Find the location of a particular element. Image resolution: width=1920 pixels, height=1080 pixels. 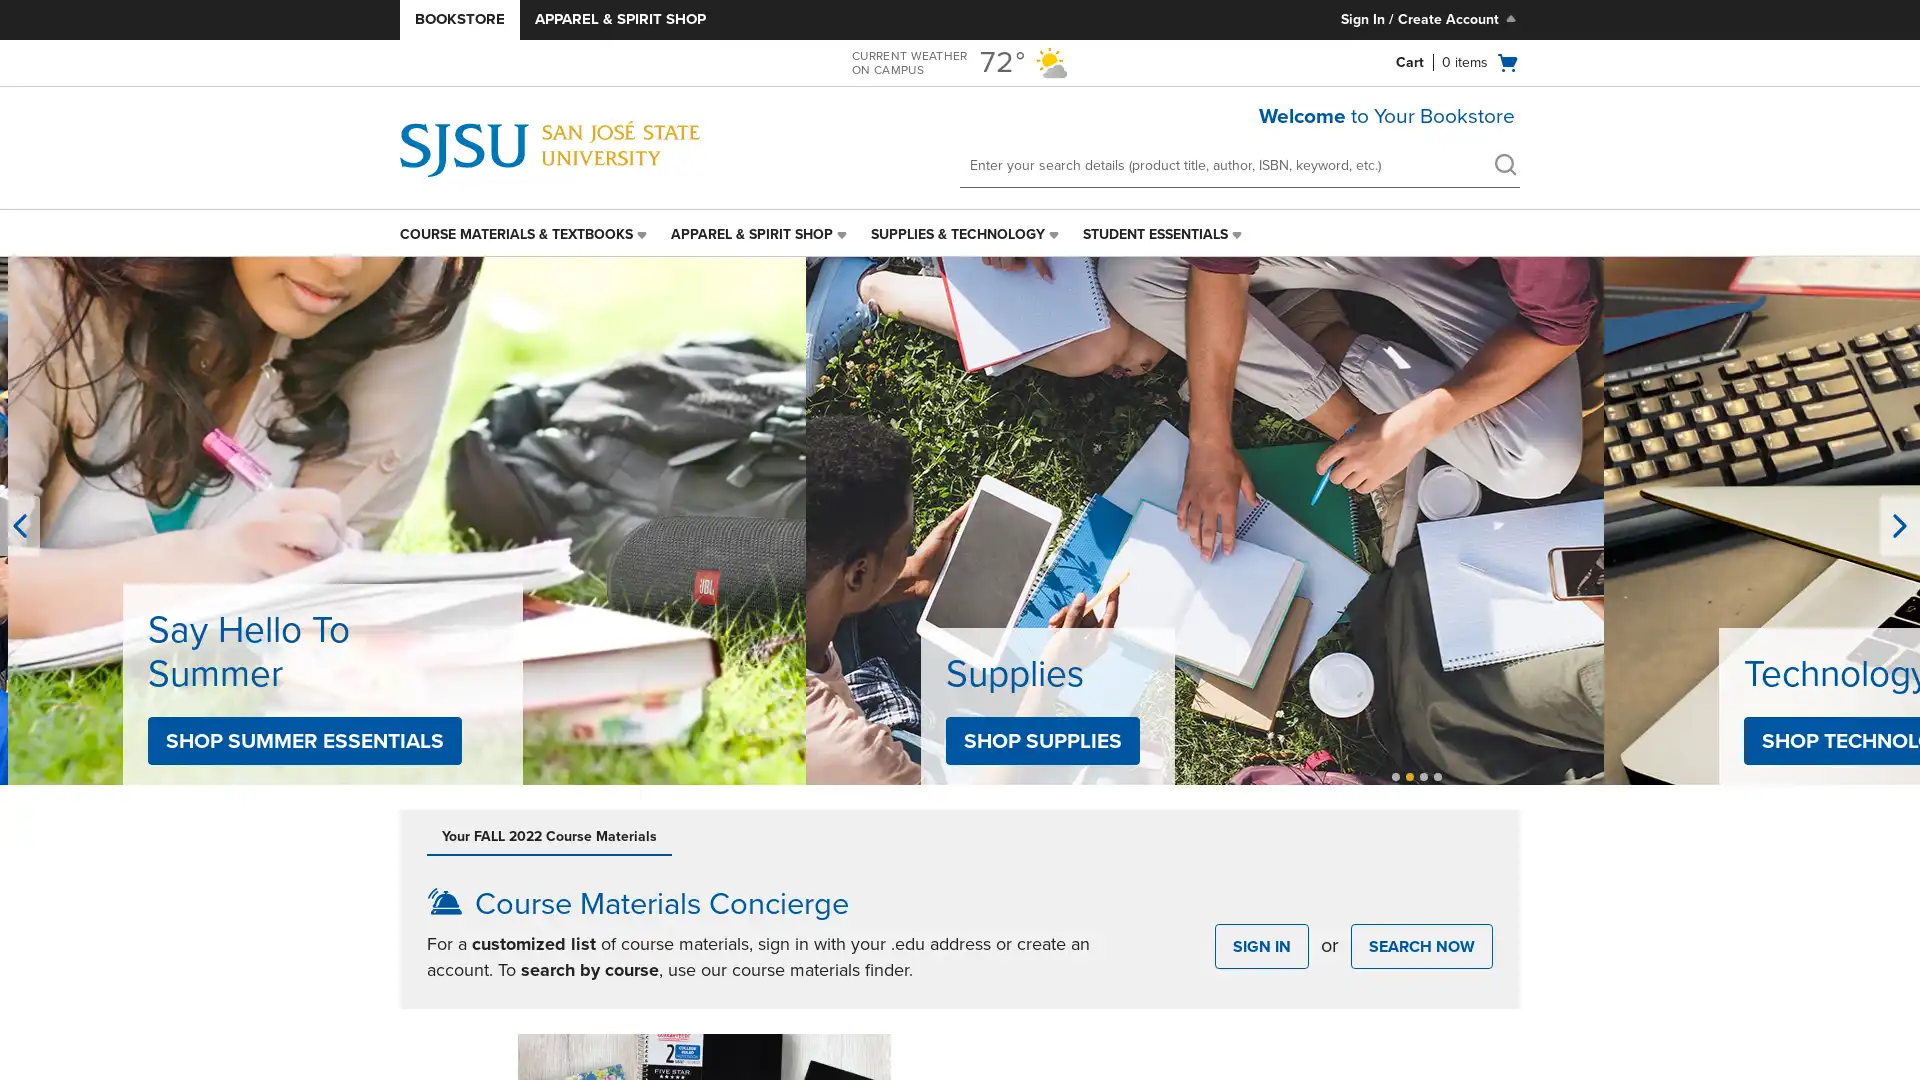

Selected, Slide 3 is located at coordinates (1423, 775).